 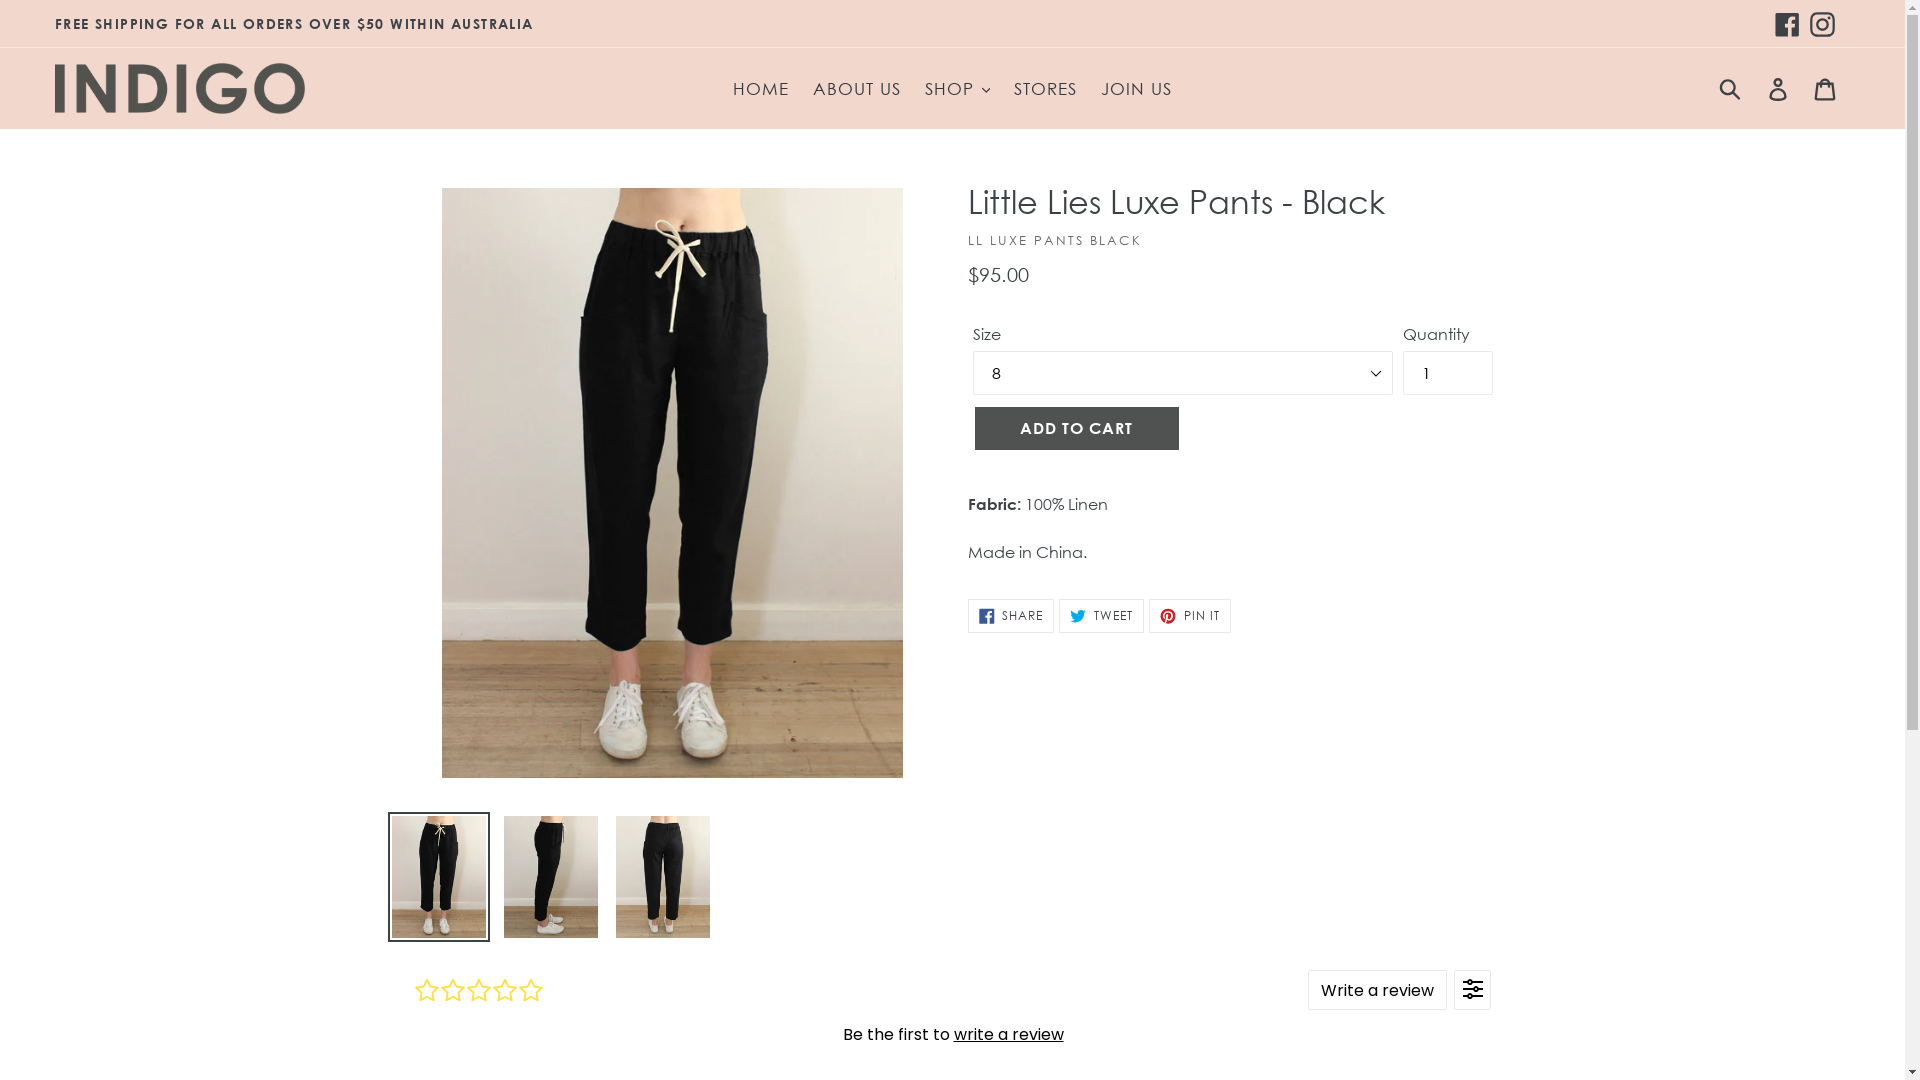 I want to click on 'SHARE, so click(x=1011, y=615).